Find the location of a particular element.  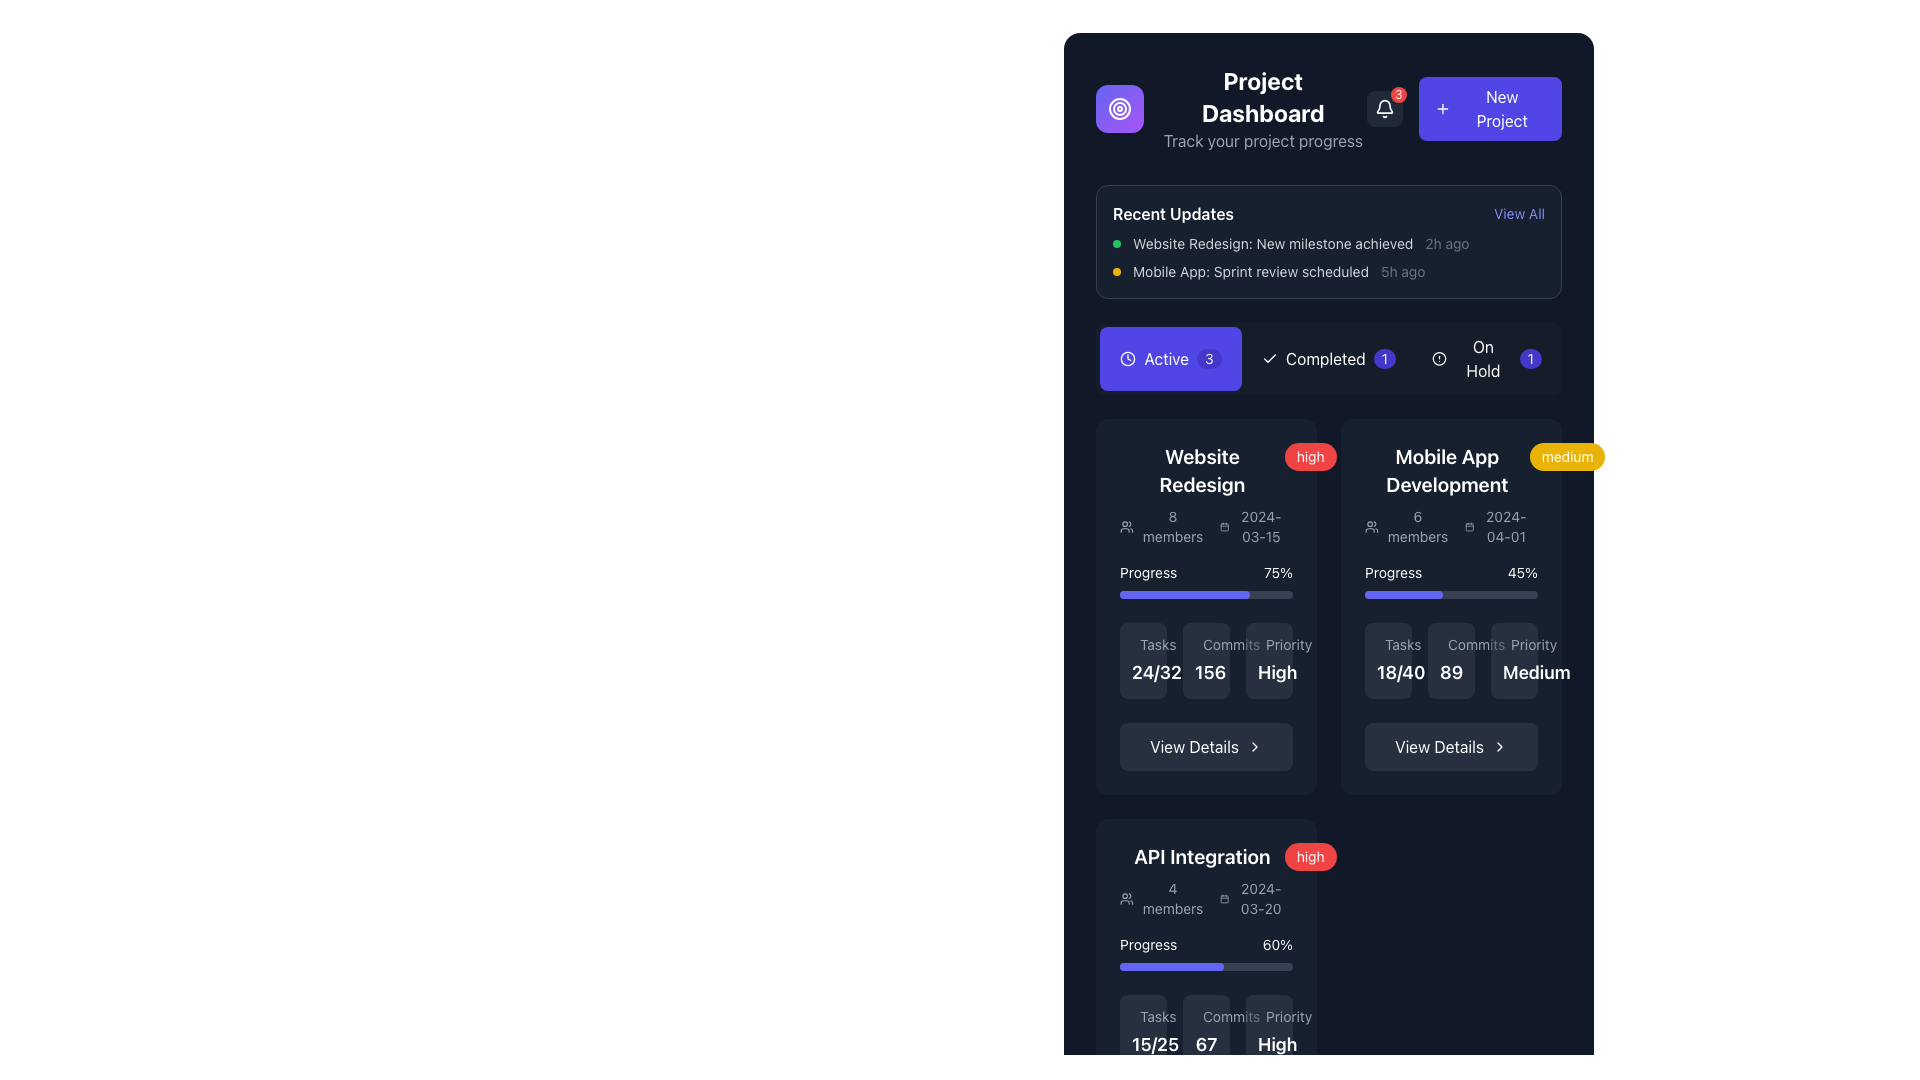

details of the project summary card titled 'Website Redesign' located in the 'Active' section under the 'Recent Updates' and 'Active' tab filters is located at coordinates (1205, 494).